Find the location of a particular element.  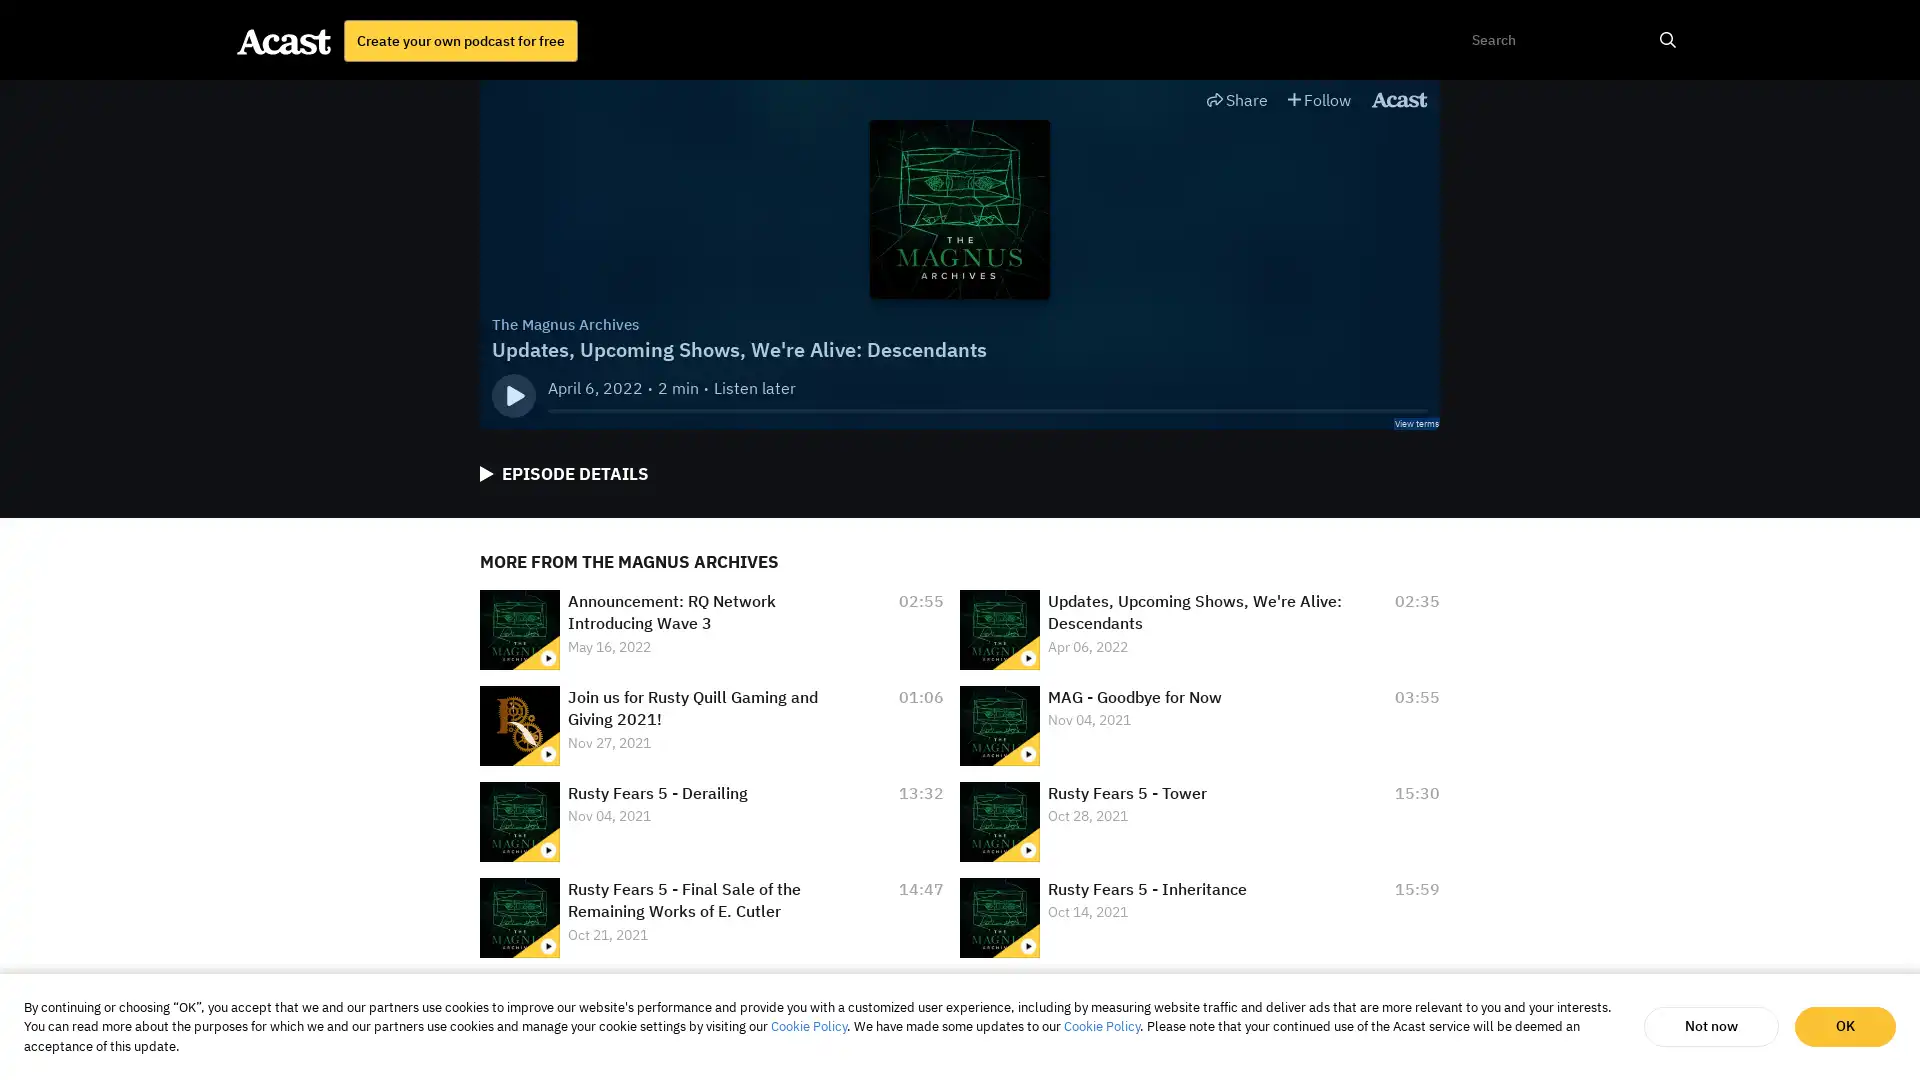

OK is located at coordinates (1844, 1026).